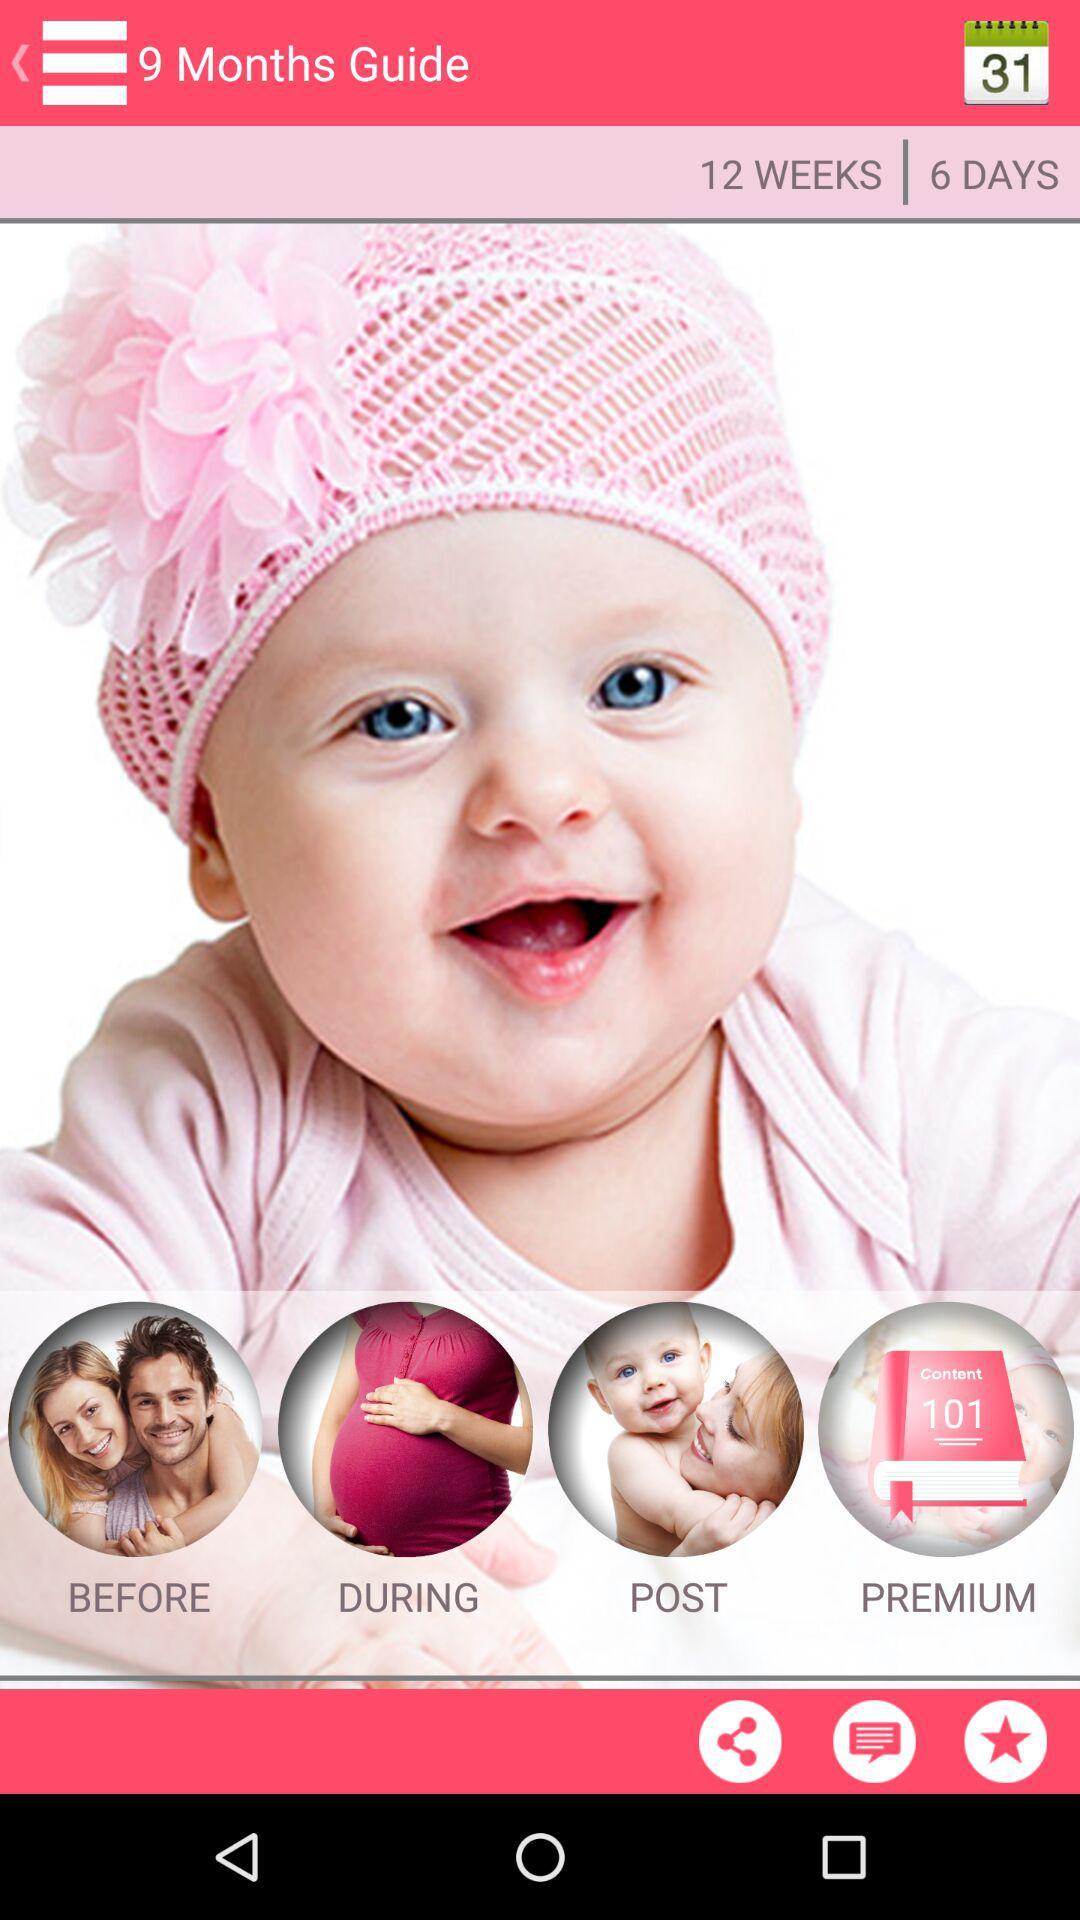  What do you see at coordinates (1005, 1740) in the screenshot?
I see `to favorites` at bounding box center [1005, 1740].